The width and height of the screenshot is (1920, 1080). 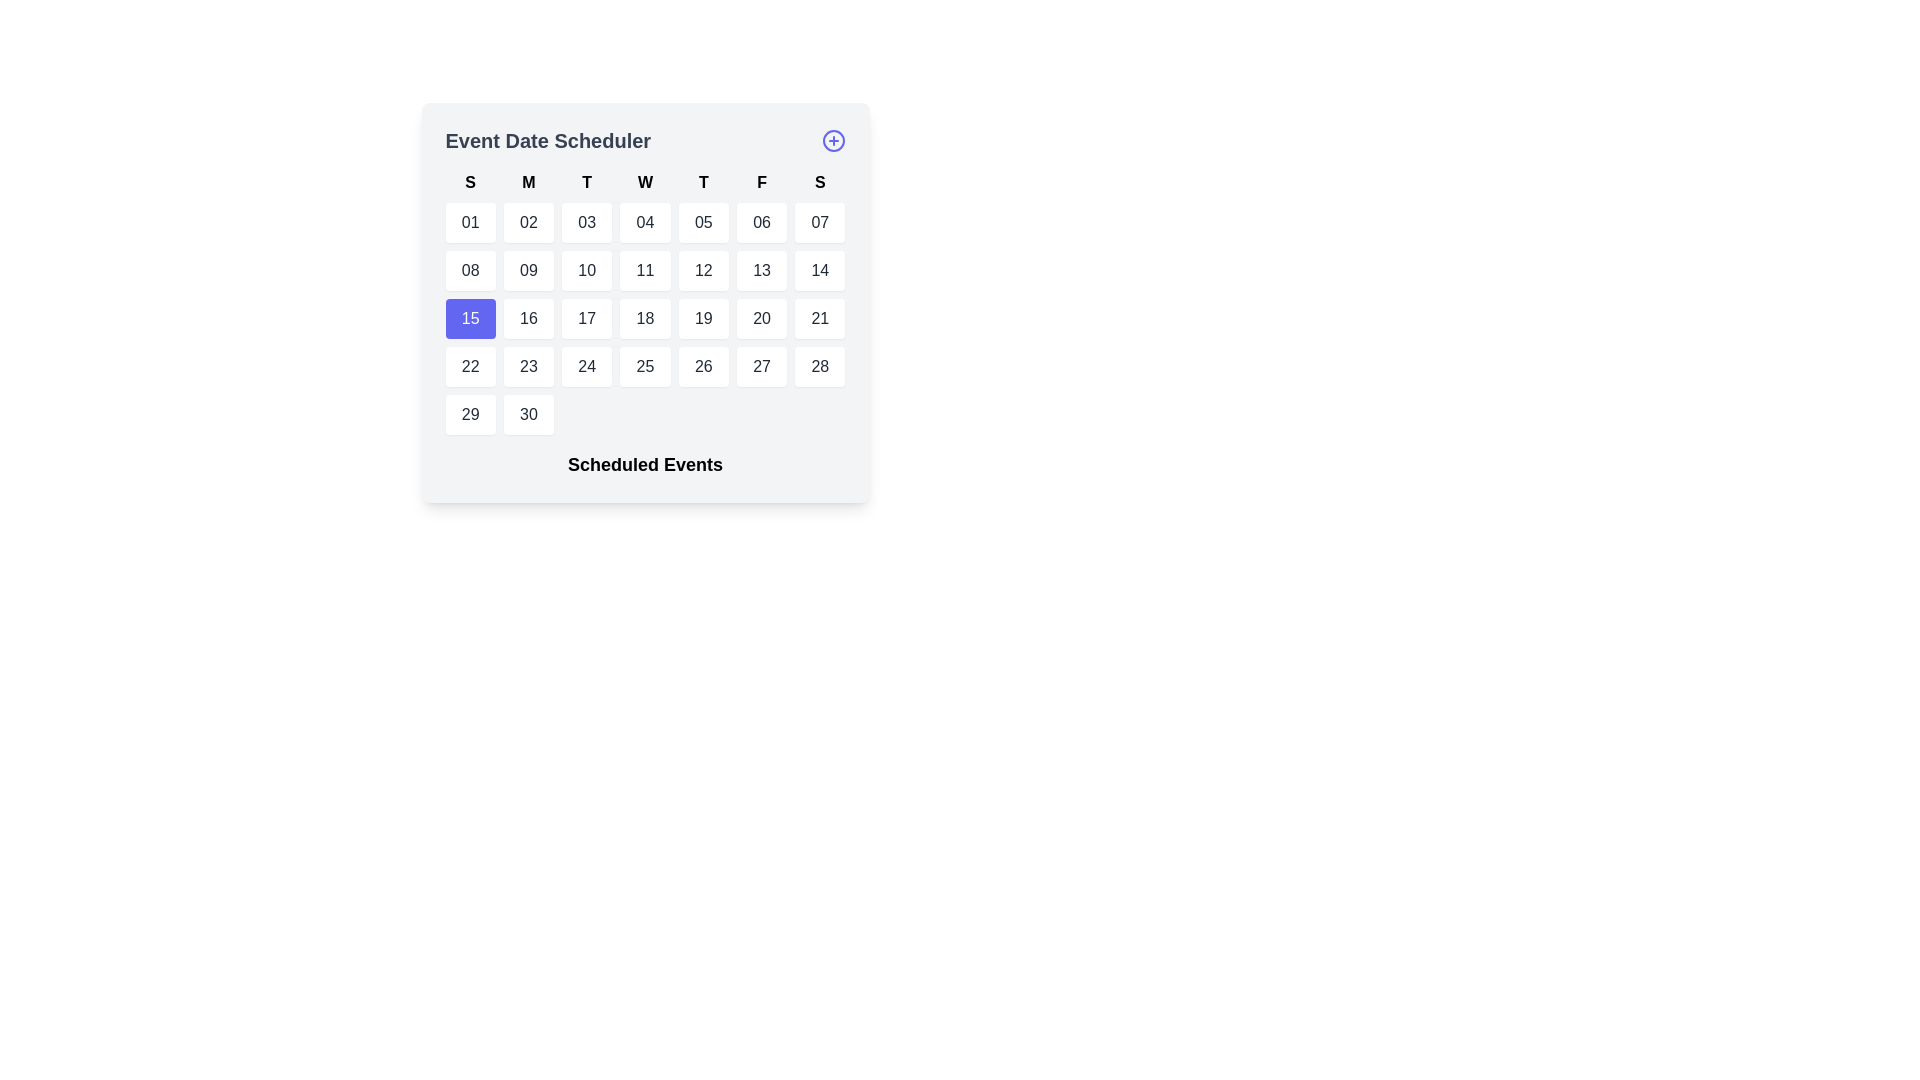 What do you see at coordinates (469, 223) in the screenshot?
I see `the stylized button labeled '01' located in the first row of the calendar grid under the 'S' column heading` at bounding box center [469, 223].